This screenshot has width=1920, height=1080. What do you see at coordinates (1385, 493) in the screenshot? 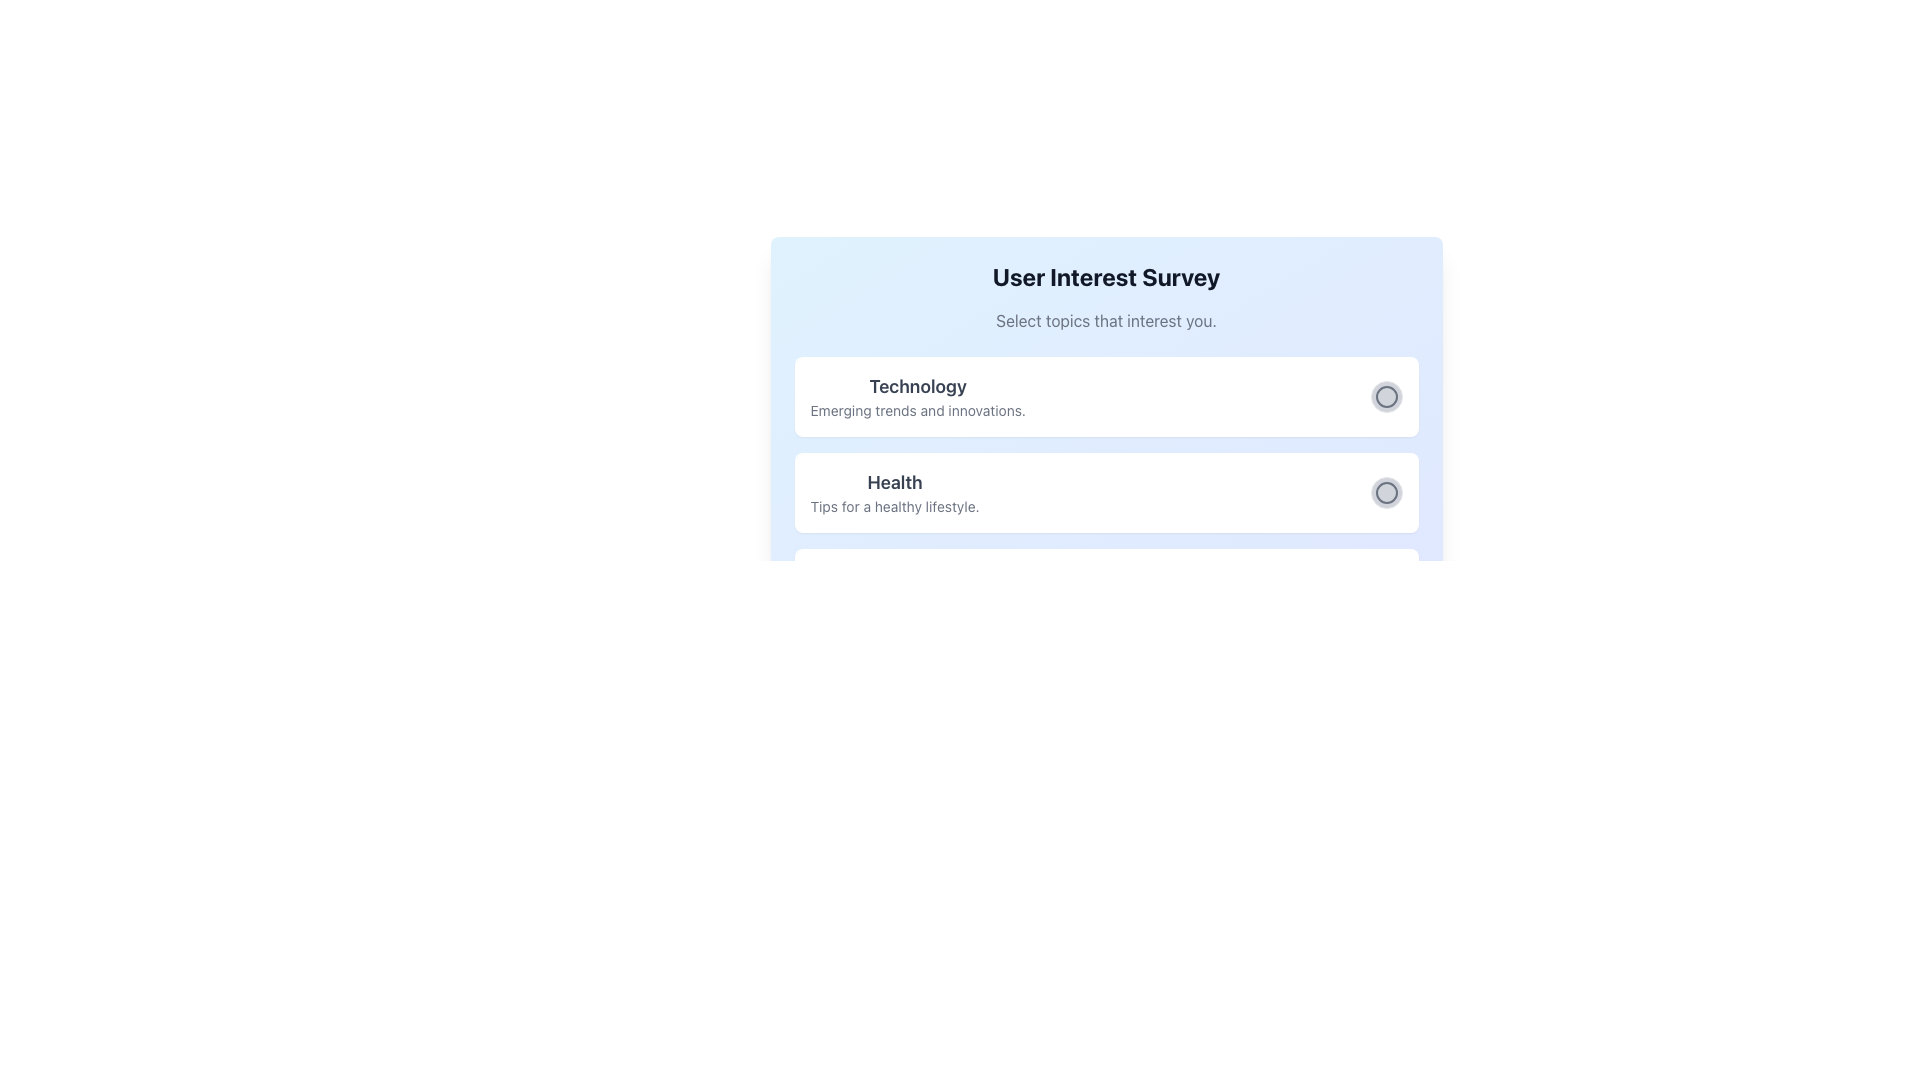
I see `the circular button with a gray background and light gray border, which contains a stroke-outline circle icon` at bounding box center [1385, 493].